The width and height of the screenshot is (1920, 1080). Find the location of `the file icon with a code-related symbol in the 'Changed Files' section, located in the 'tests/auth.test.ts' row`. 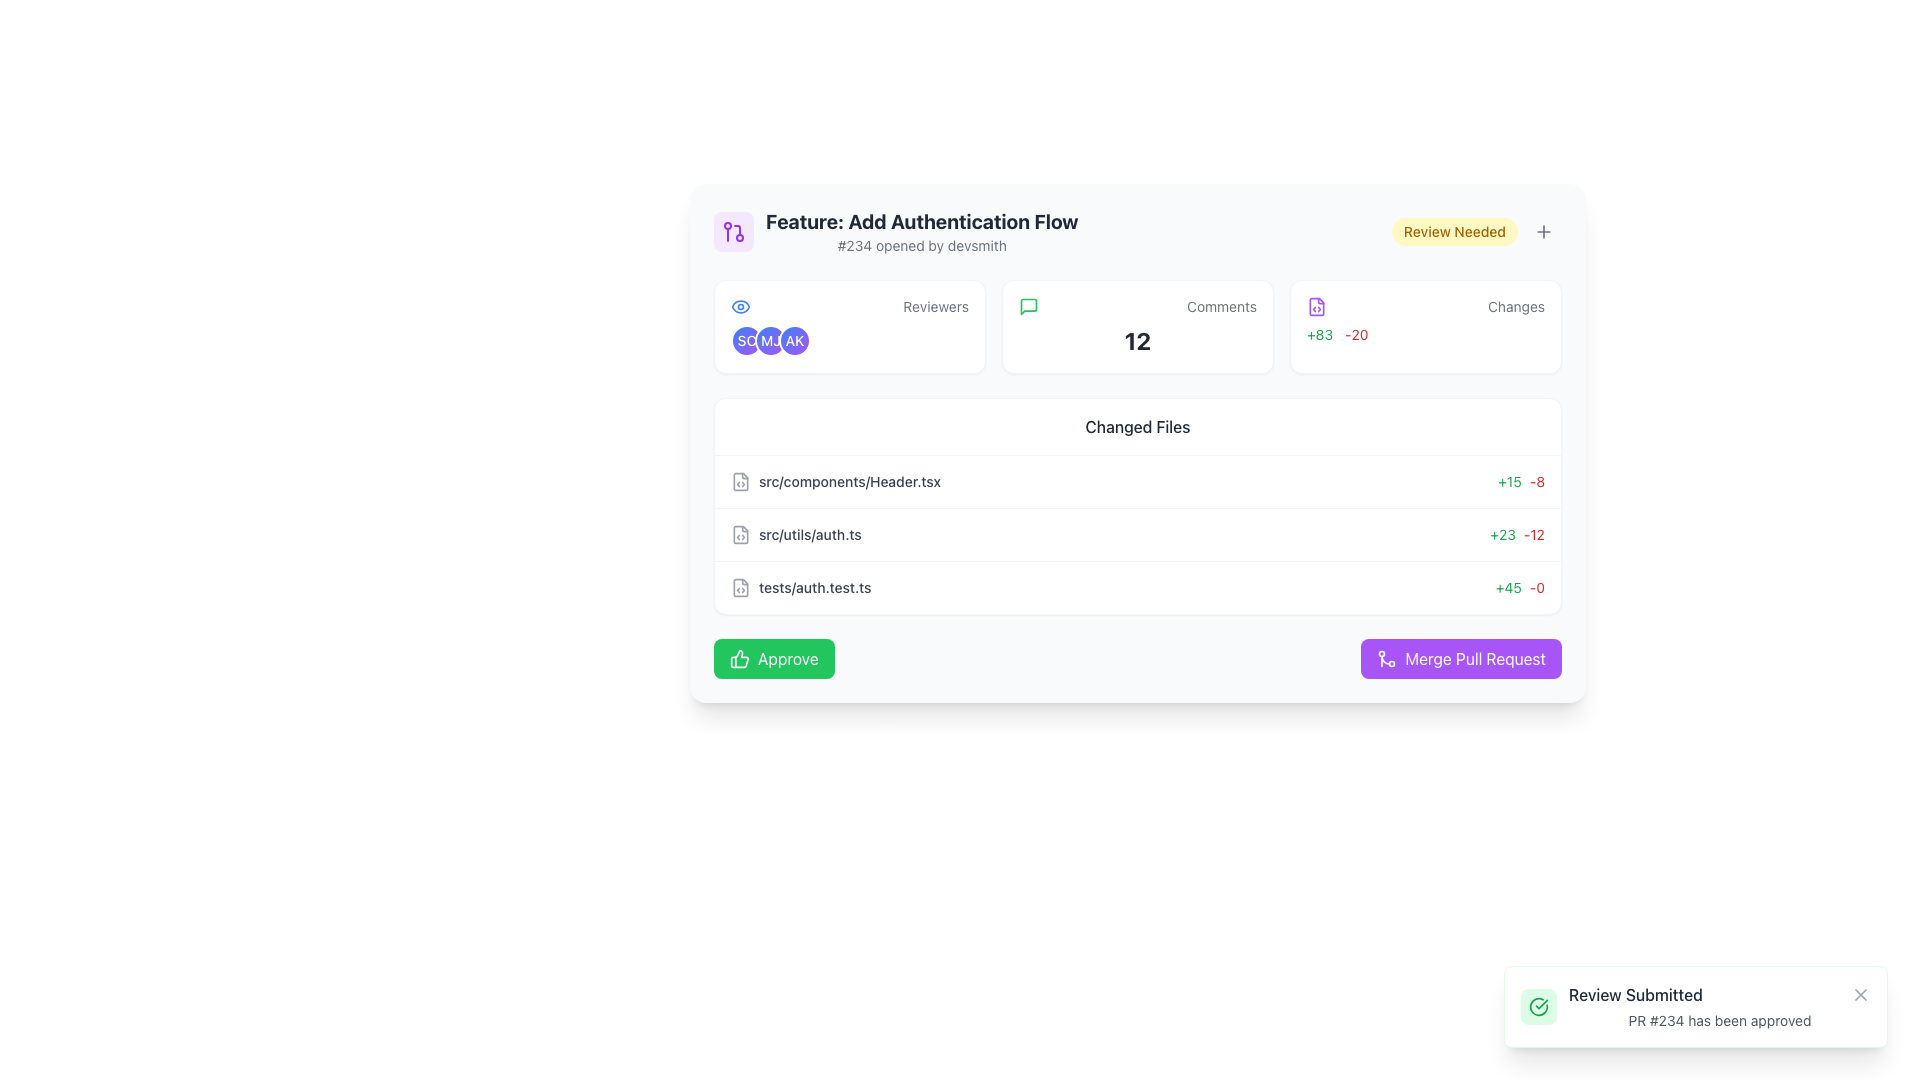

the file icon with a code-related symbol in the 'Changed Files' section, located in the 'tests/auth.test.ts' row is located at coordinates (739, 586).